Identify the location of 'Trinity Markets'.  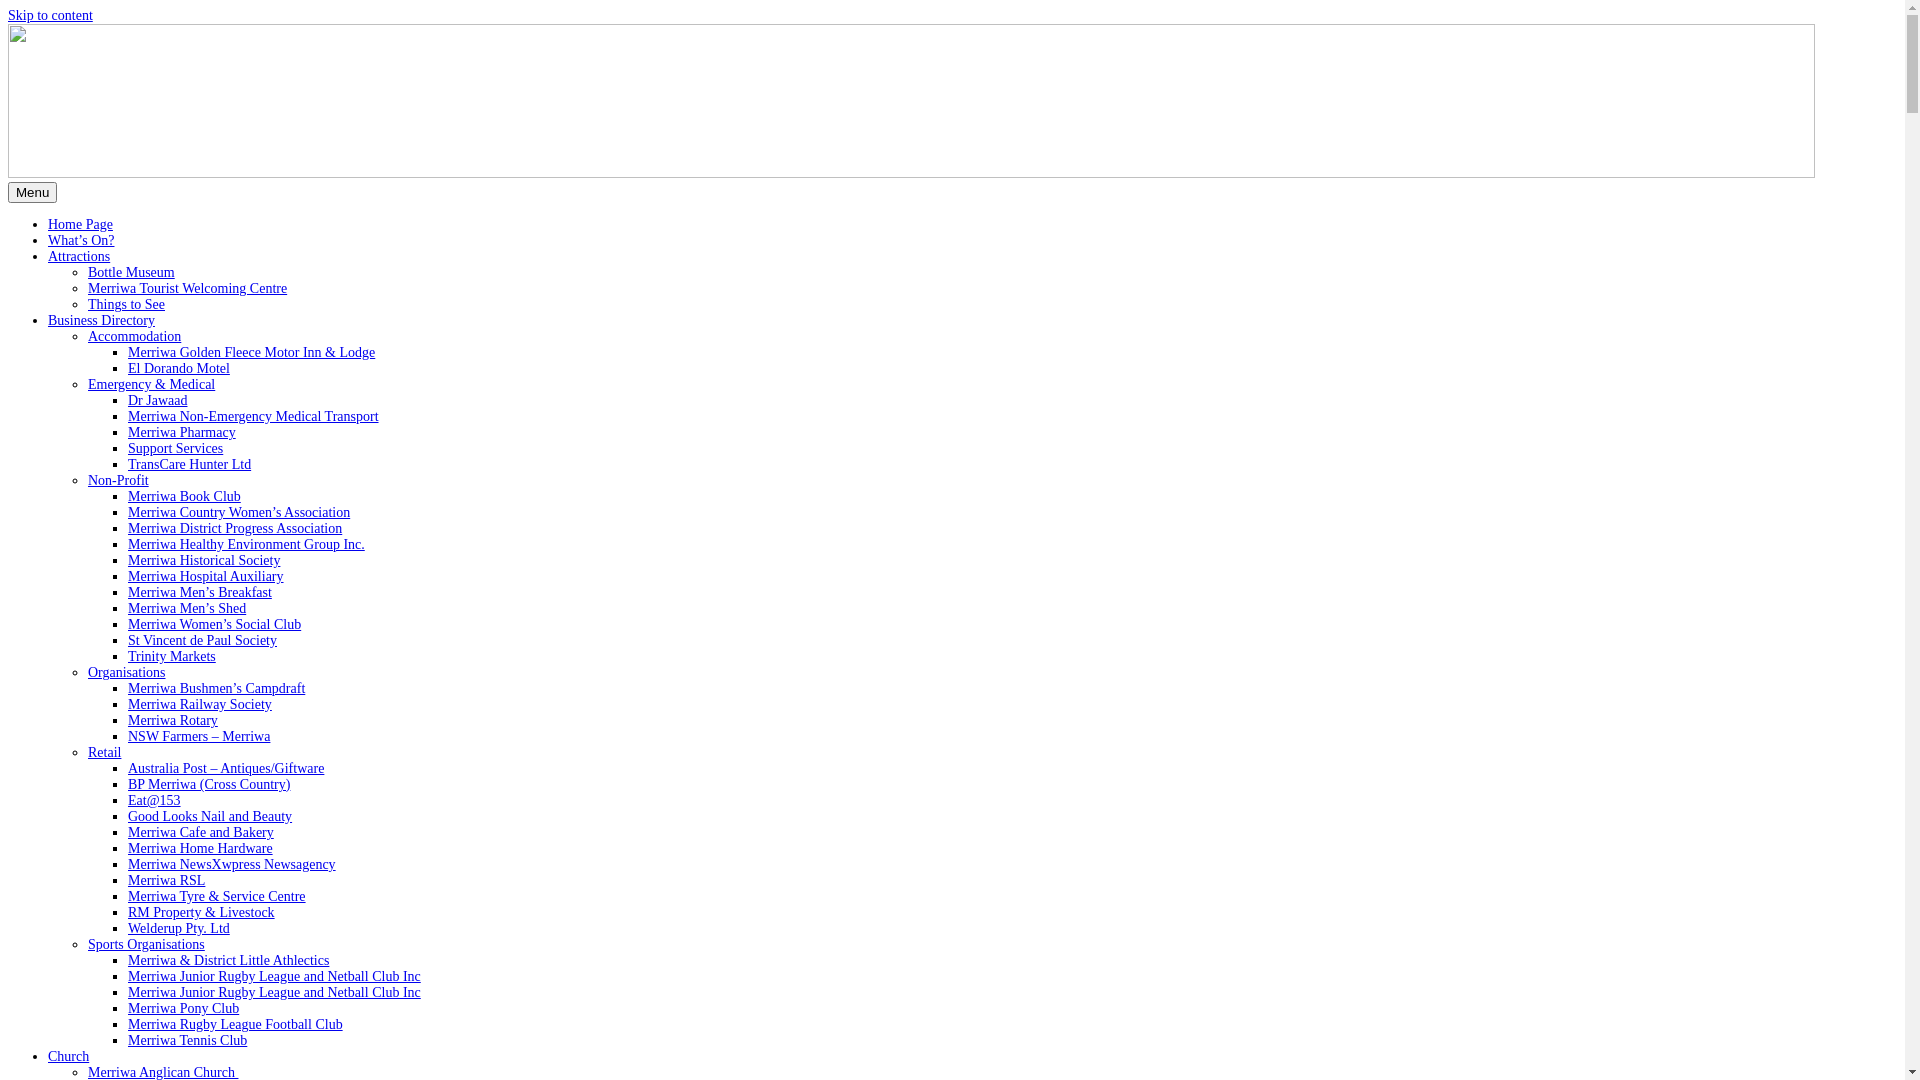
(172, 656).